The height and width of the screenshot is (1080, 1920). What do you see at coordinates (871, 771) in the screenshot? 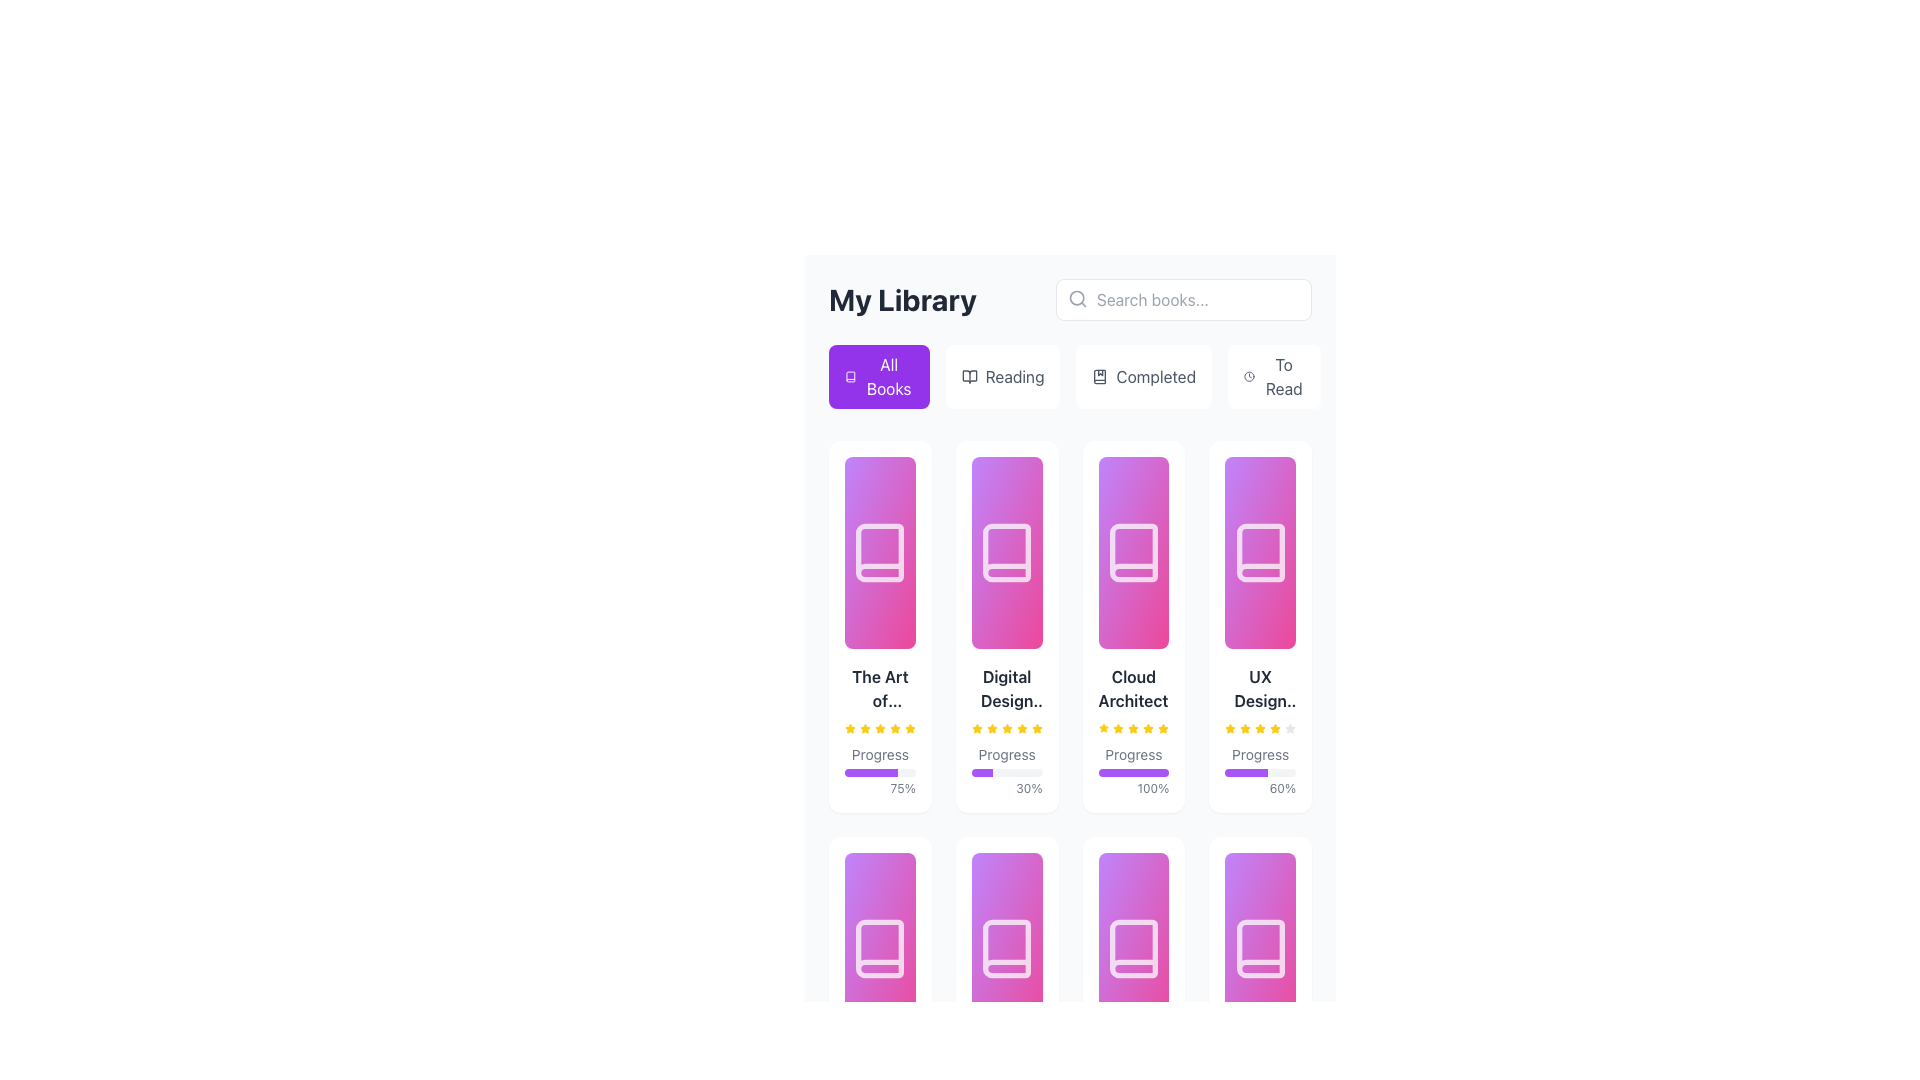
I see `the progress bar segment that visually represents the reading progress of the book titled 'The Art of...'` at bounding box center [871, 771].